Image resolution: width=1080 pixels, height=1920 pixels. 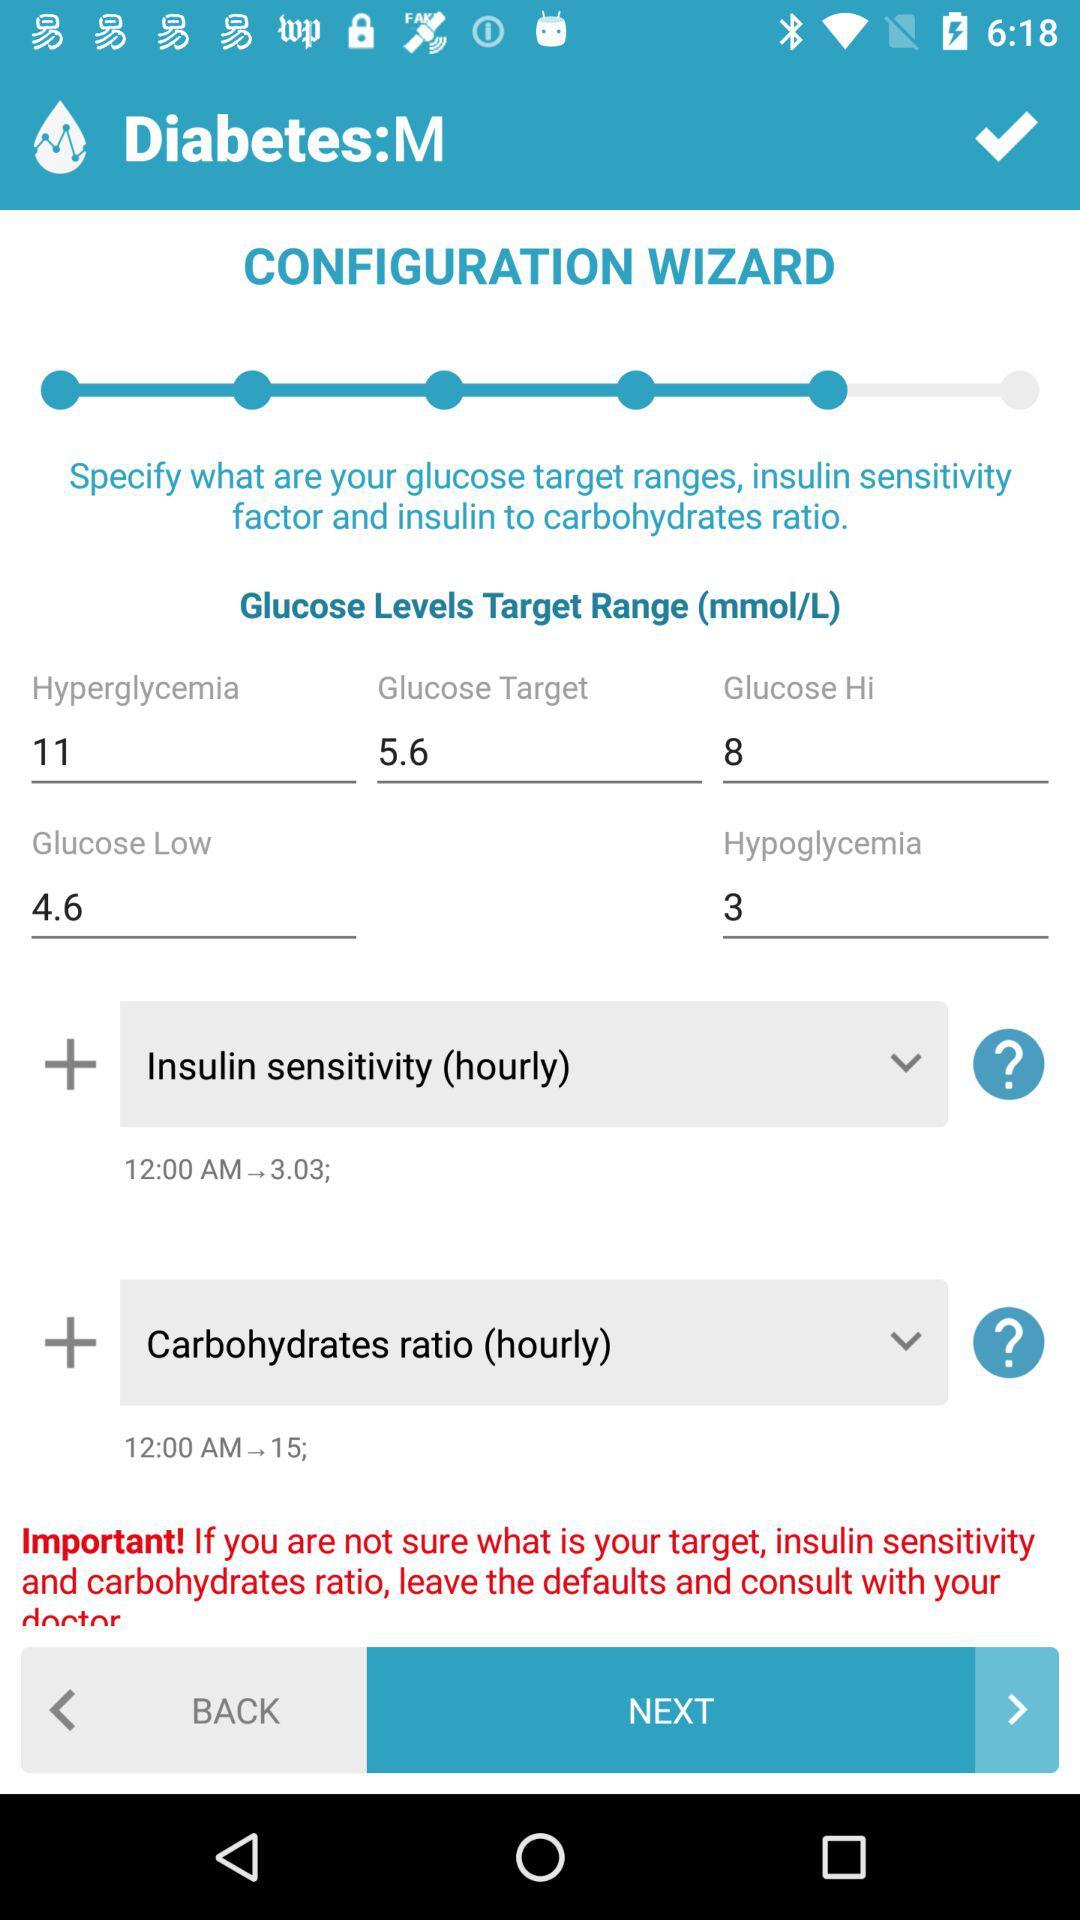 What do you see at coordinates (193, 1708) in the screenshot?
I see `the icon next to the next item` at bounding box center [193, 1708].